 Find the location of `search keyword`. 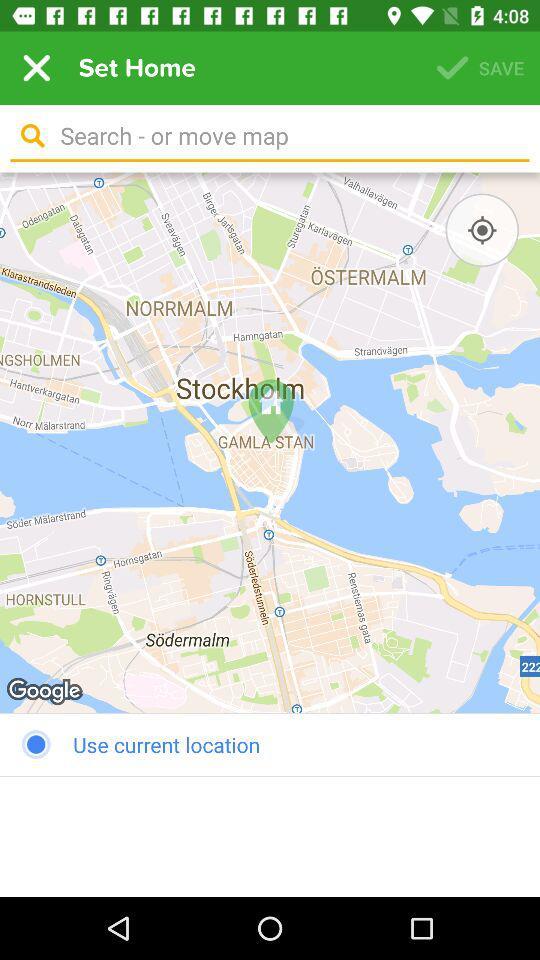

search keyword is located at coordinates (287, 135).